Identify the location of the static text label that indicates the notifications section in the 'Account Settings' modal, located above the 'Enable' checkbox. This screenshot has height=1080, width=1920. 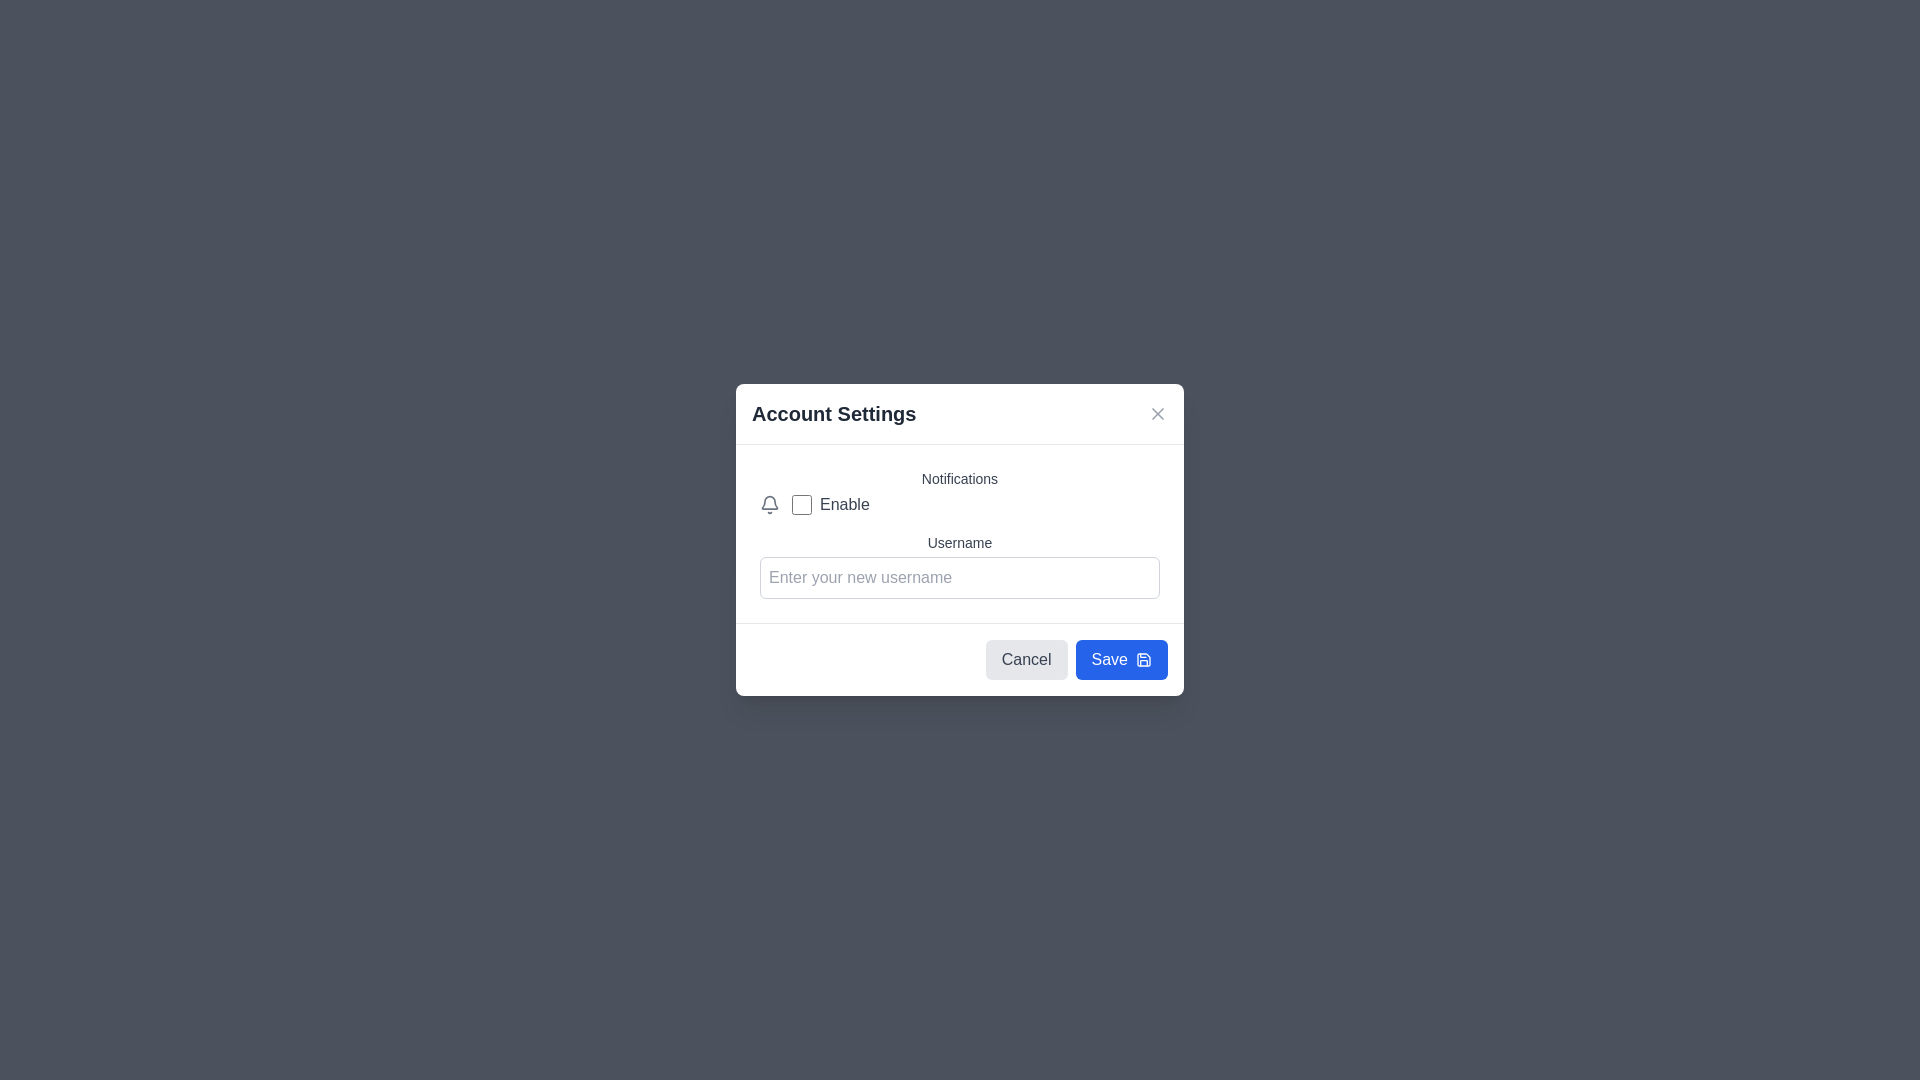
(960, 478).